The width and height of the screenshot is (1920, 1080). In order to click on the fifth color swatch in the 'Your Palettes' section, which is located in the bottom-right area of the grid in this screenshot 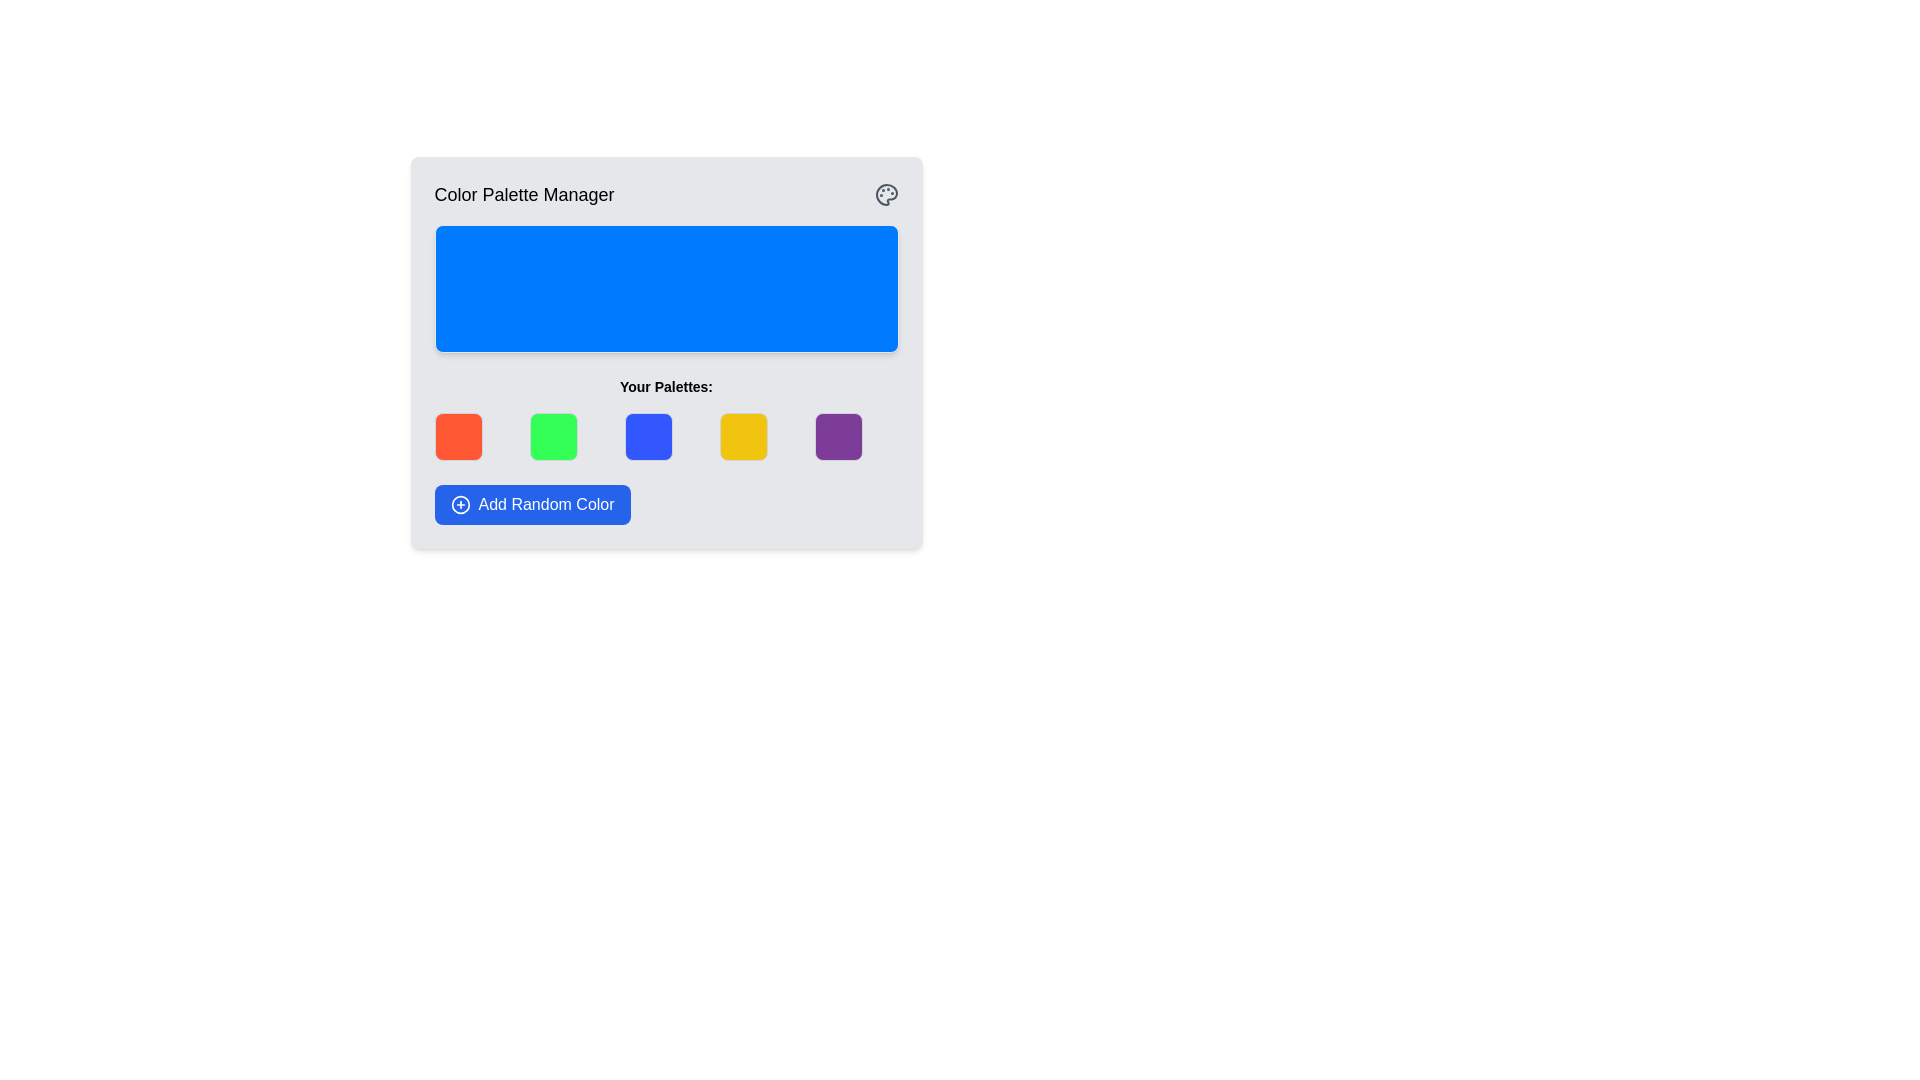, I will do `click(839, 435)`.